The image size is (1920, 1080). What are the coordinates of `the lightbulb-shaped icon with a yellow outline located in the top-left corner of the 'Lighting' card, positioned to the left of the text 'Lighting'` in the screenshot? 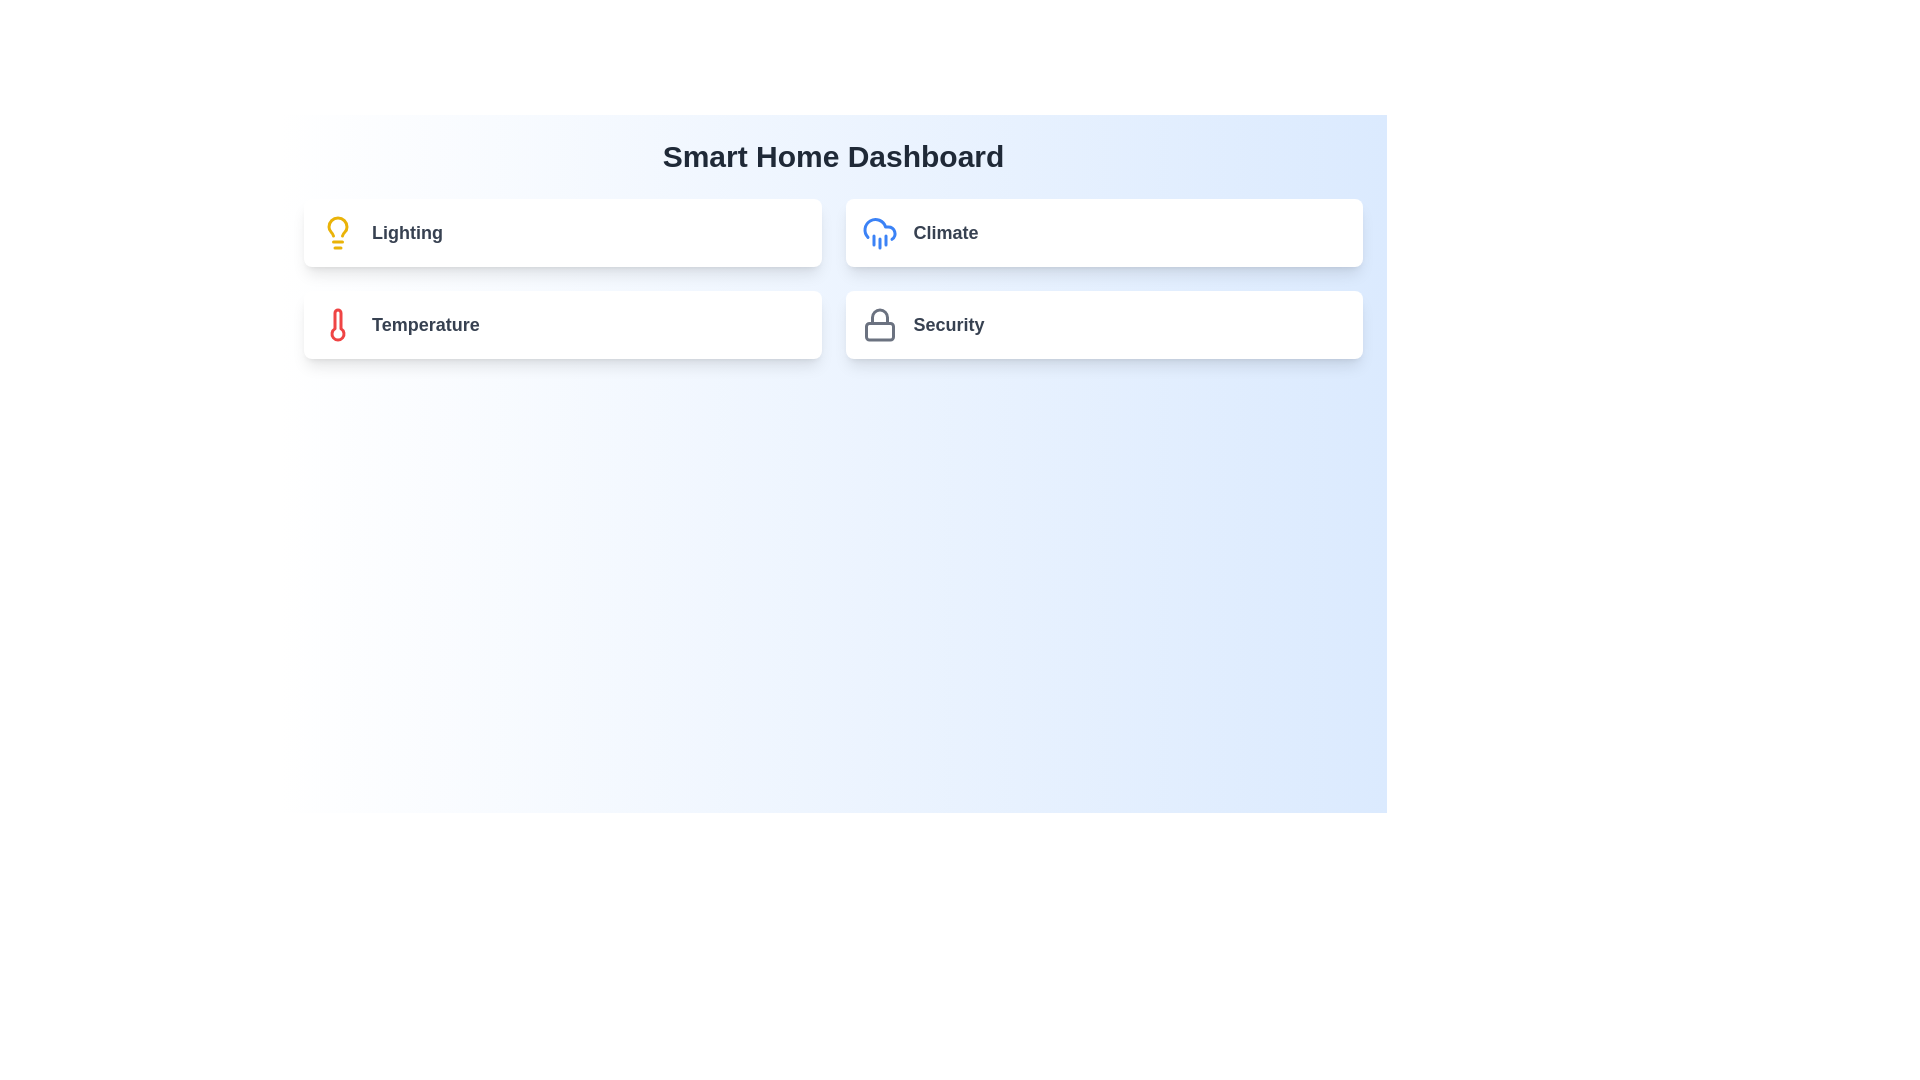 It's located at (337, 231).